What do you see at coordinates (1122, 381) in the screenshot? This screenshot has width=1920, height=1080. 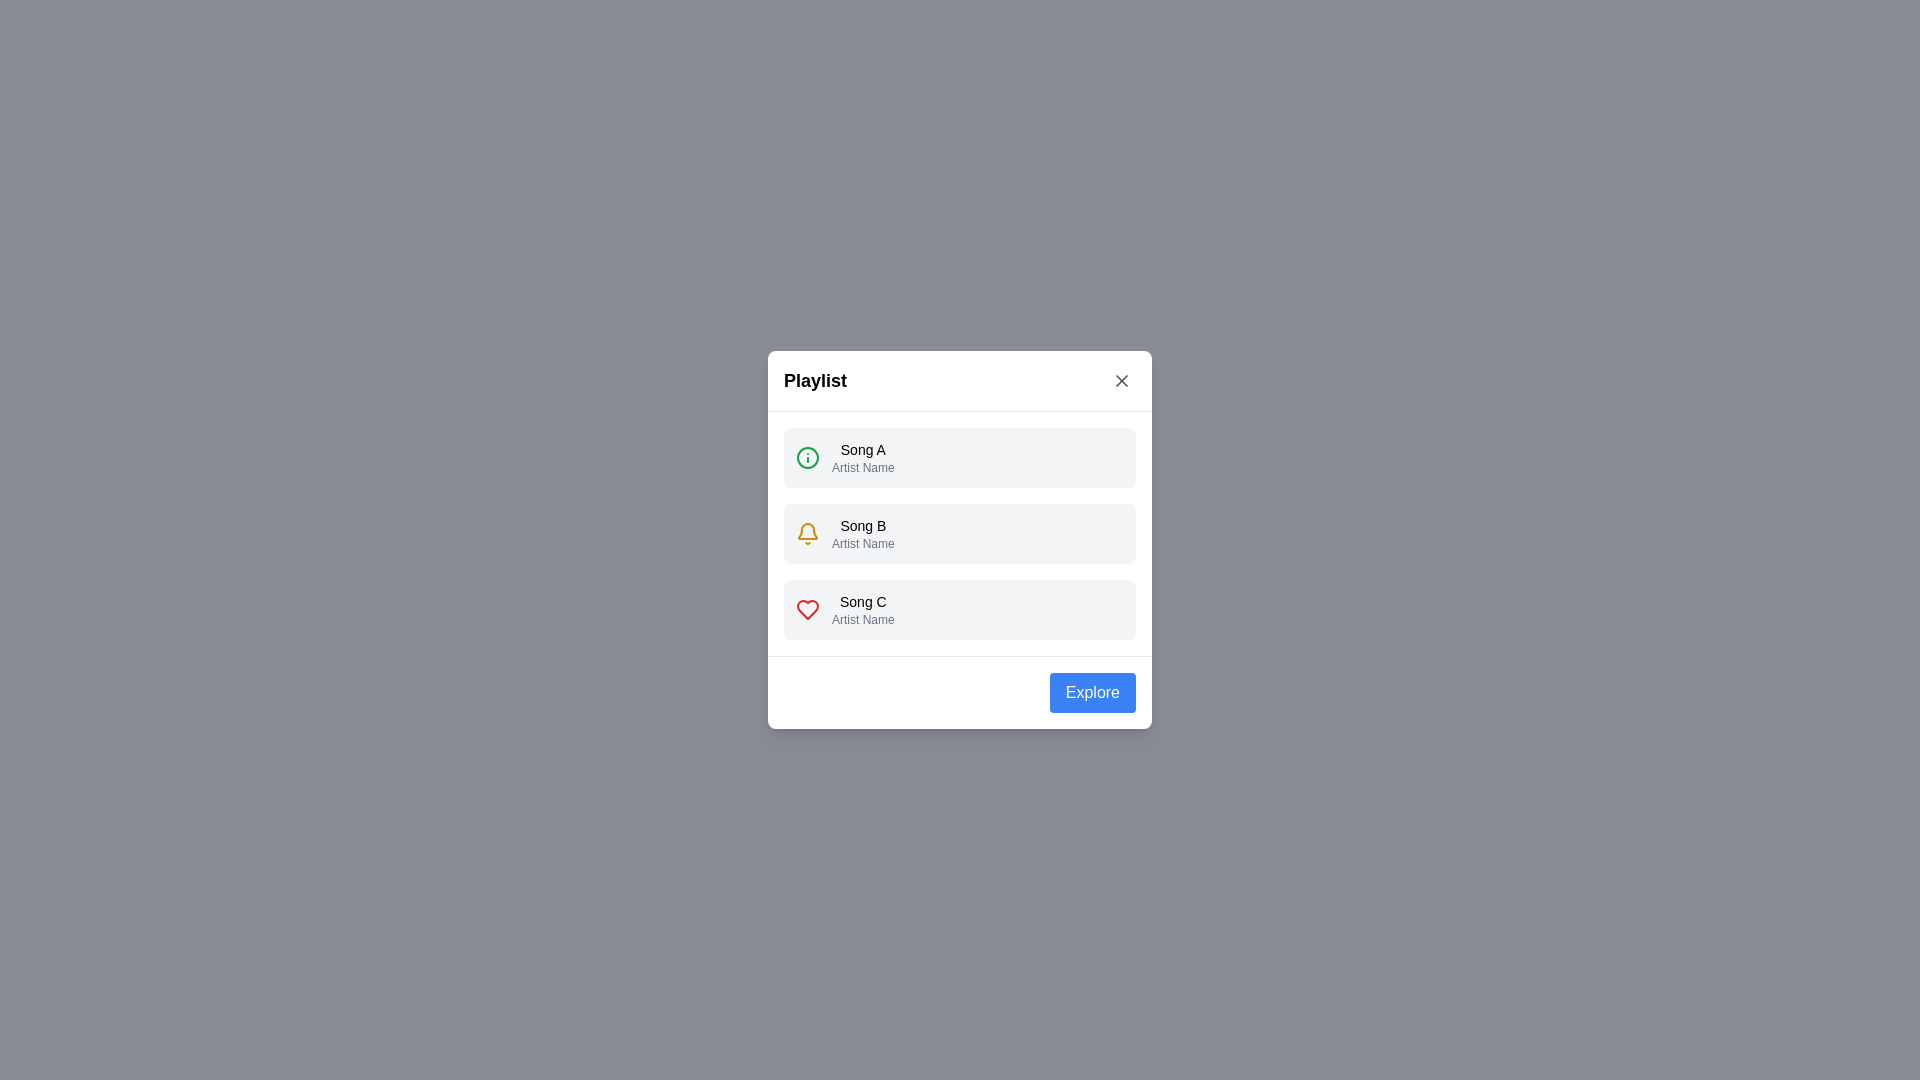 I see `the close button located at the top-right corner of the 'Playlist' dialog box` at bounding box center [1122, 381].